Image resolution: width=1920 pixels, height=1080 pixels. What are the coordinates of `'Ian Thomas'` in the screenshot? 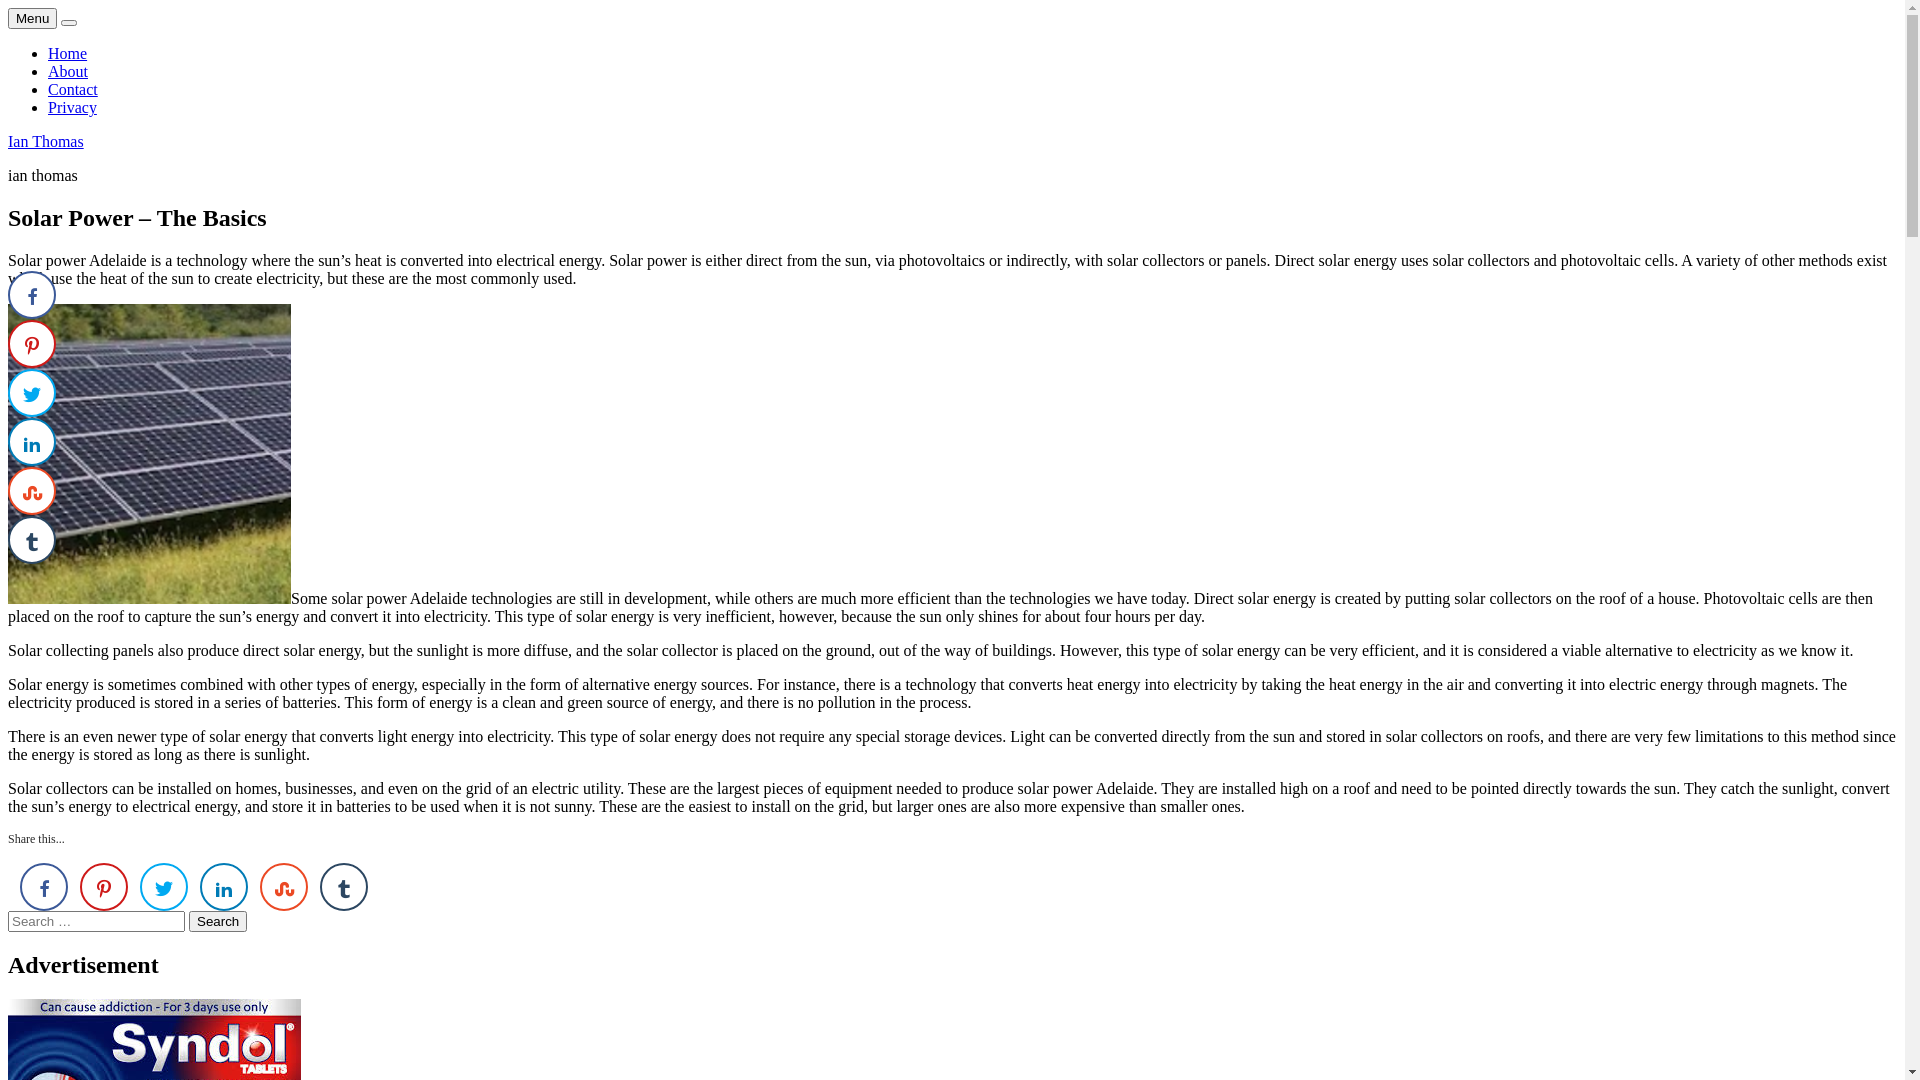 It's located at (46, 140).